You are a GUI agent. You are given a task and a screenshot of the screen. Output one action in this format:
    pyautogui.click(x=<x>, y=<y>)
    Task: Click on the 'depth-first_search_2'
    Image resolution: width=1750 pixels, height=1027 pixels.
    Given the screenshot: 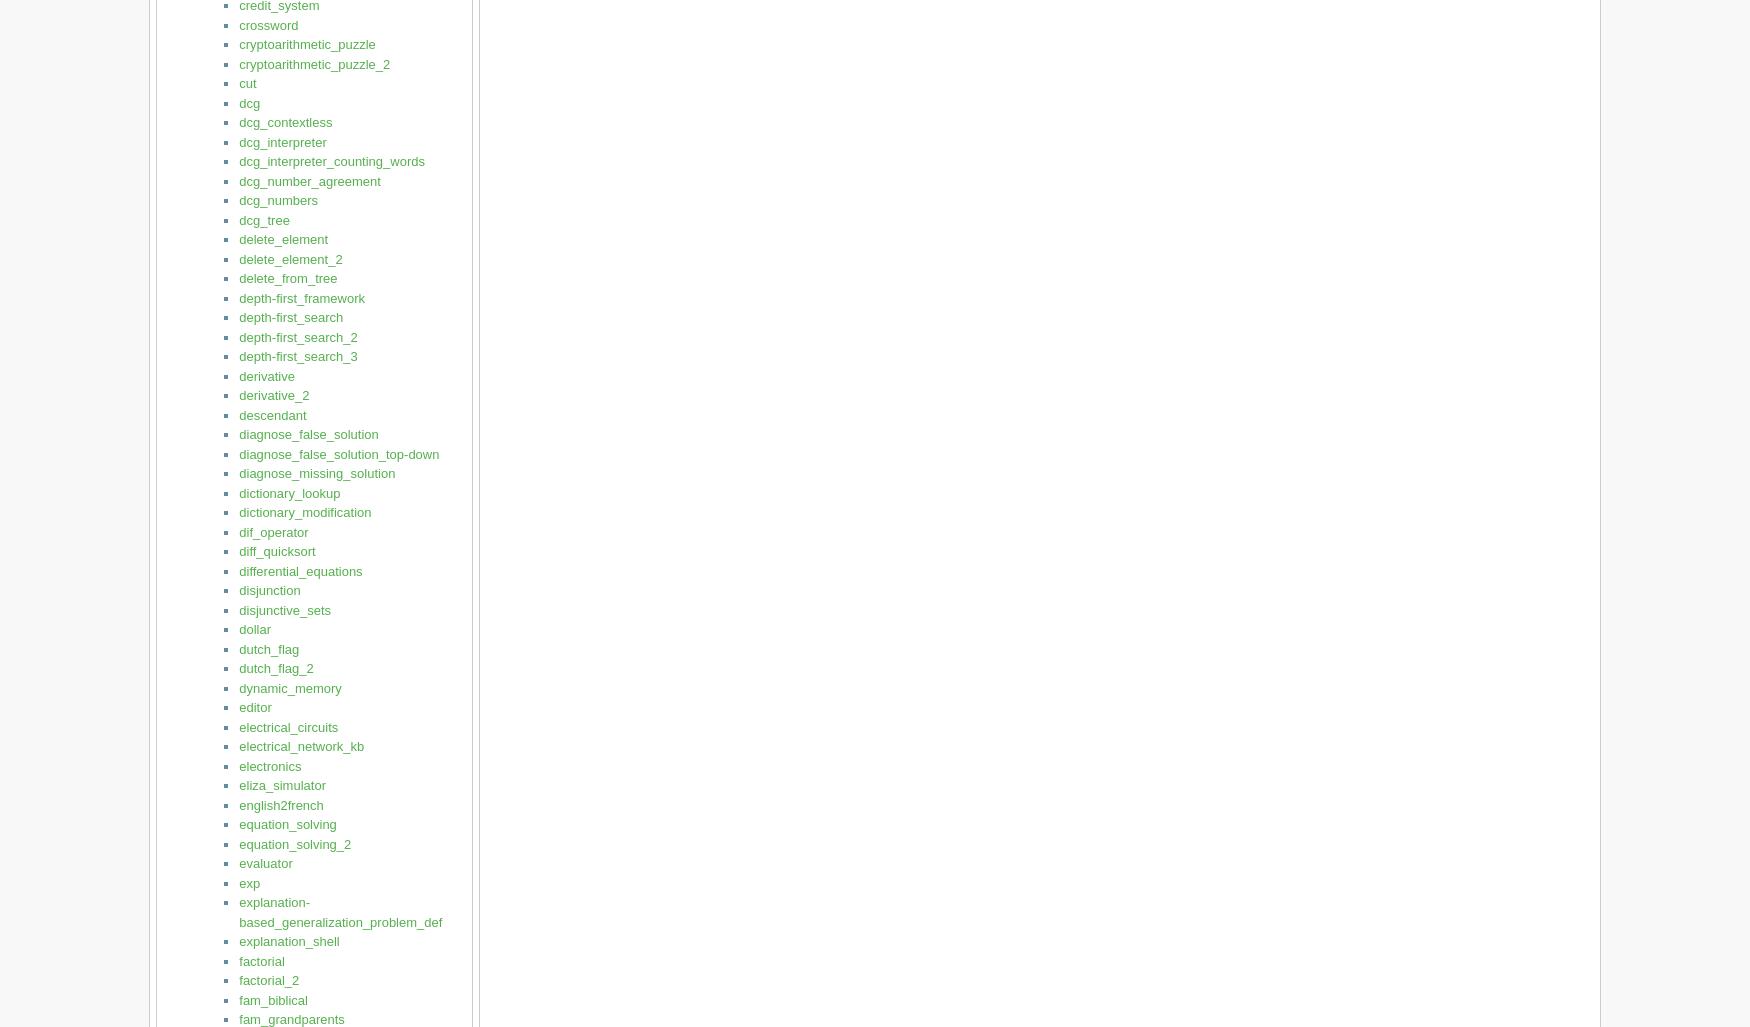 What is the action you would take?
    pyautogui.click(x=297, y=335)
    